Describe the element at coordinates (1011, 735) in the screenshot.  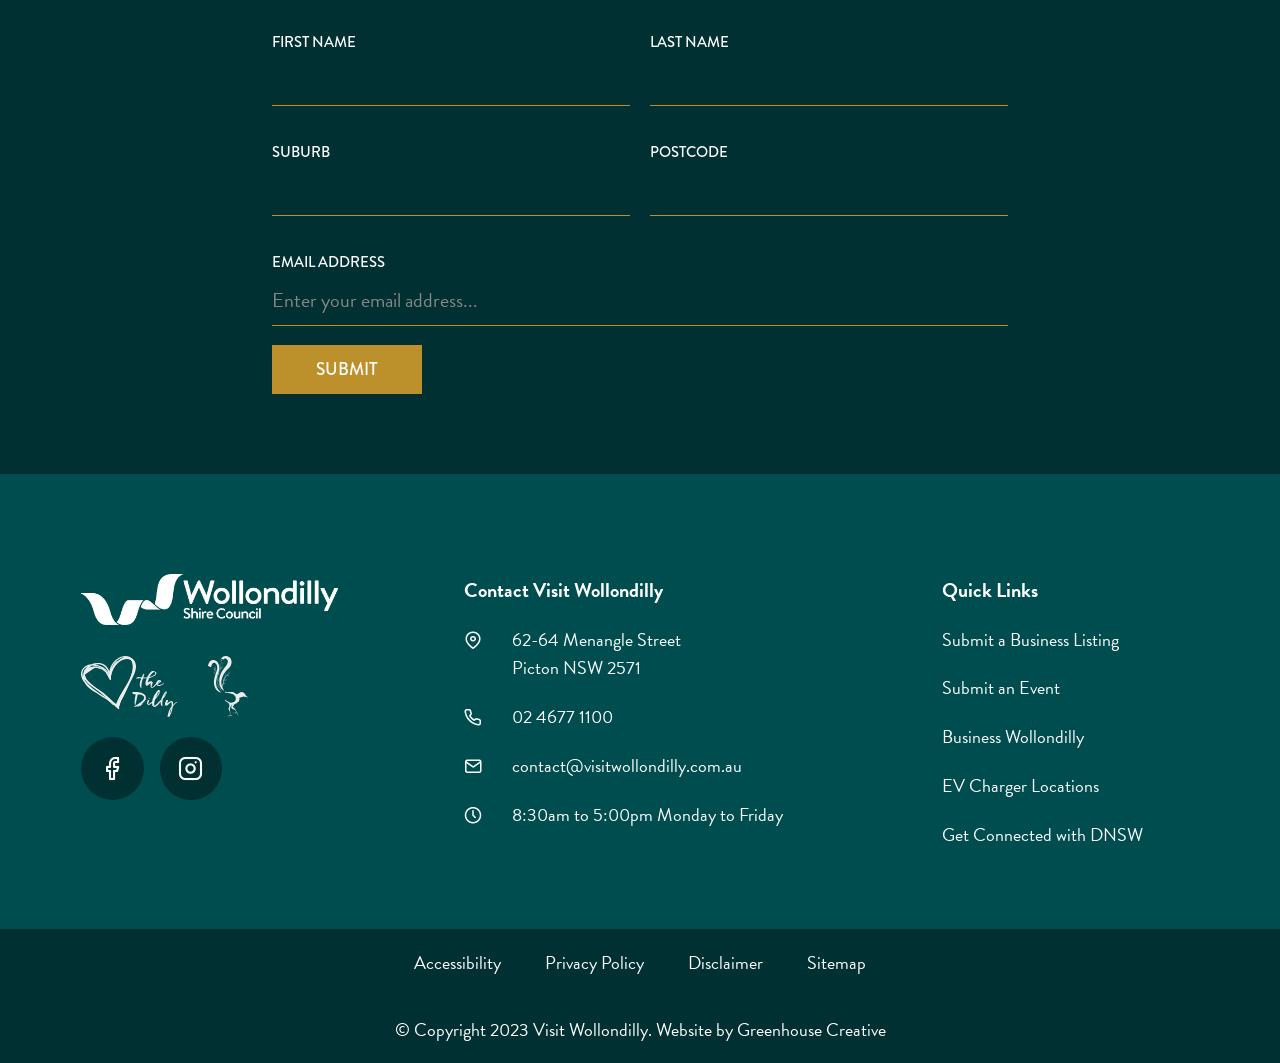
I see `'Business Wollondilly'` at that location.